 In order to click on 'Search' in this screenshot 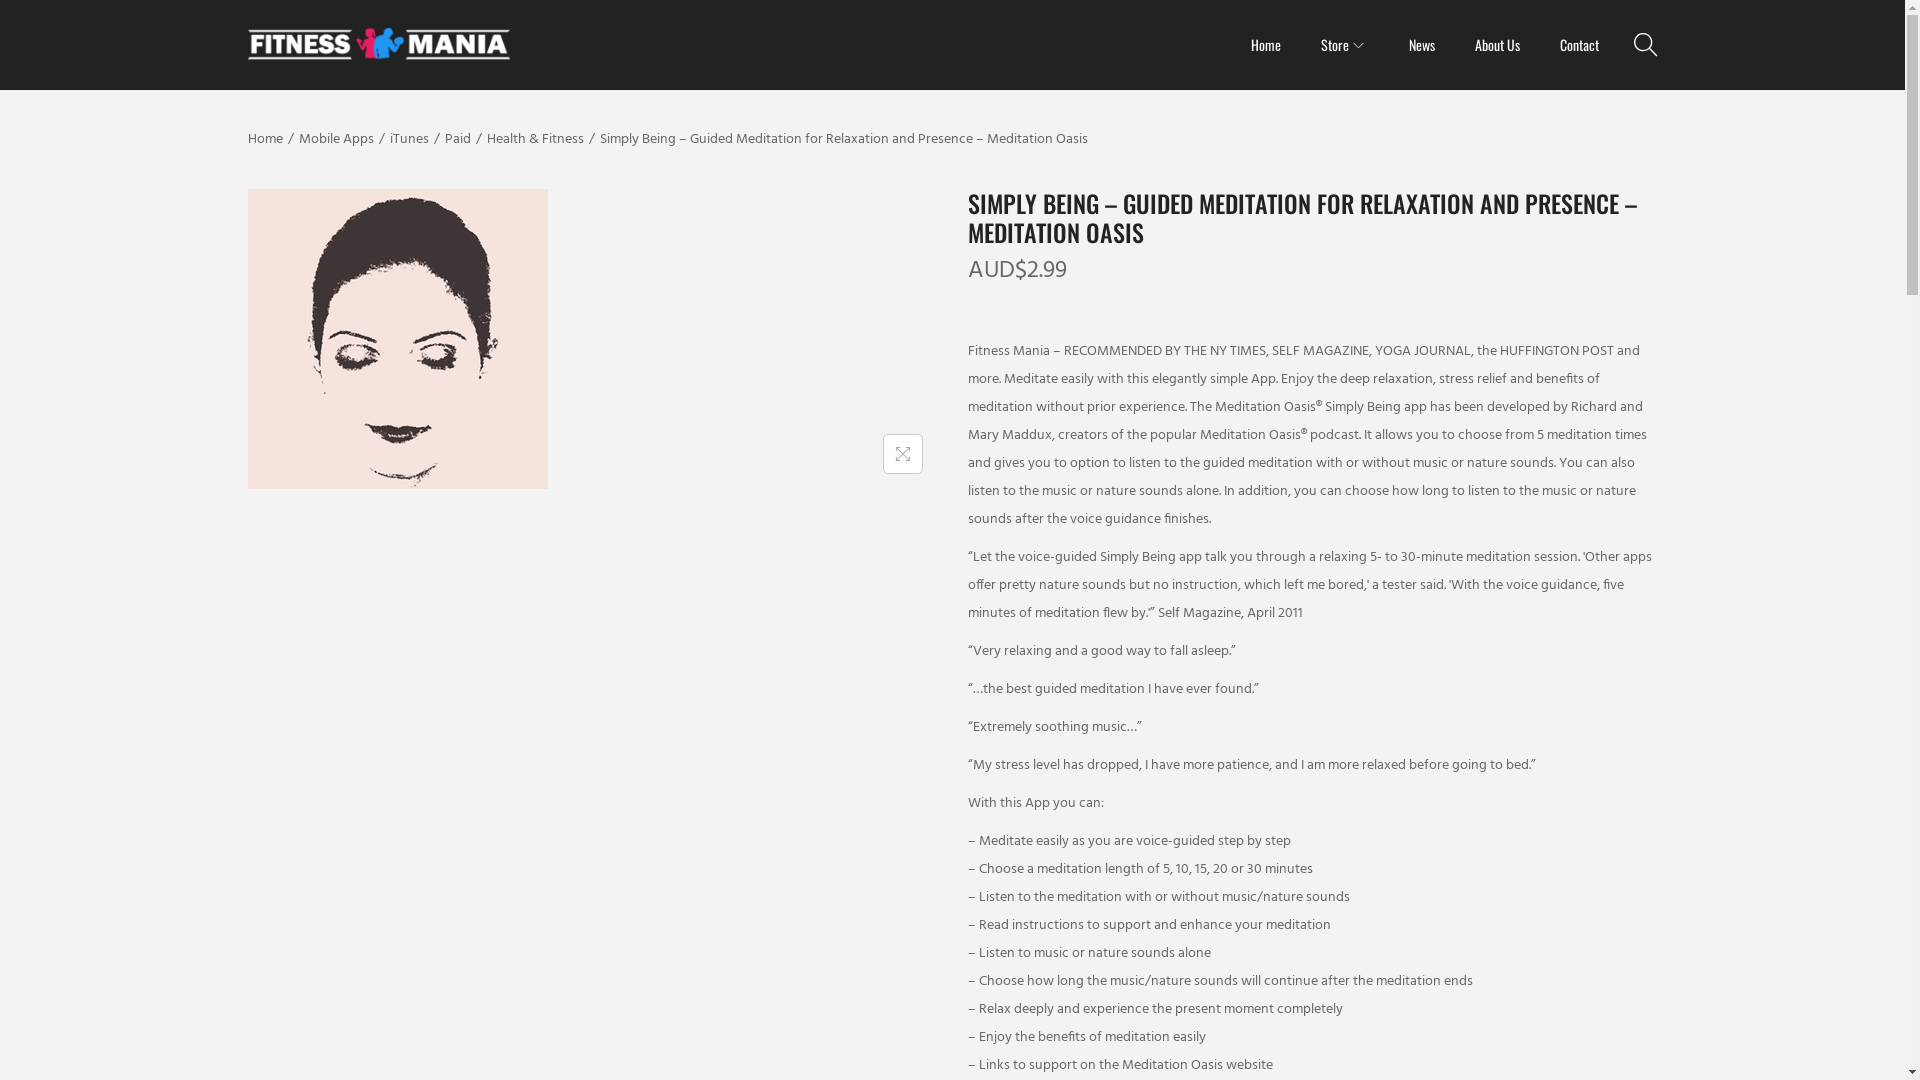, I will do `click(1251, 564)`.